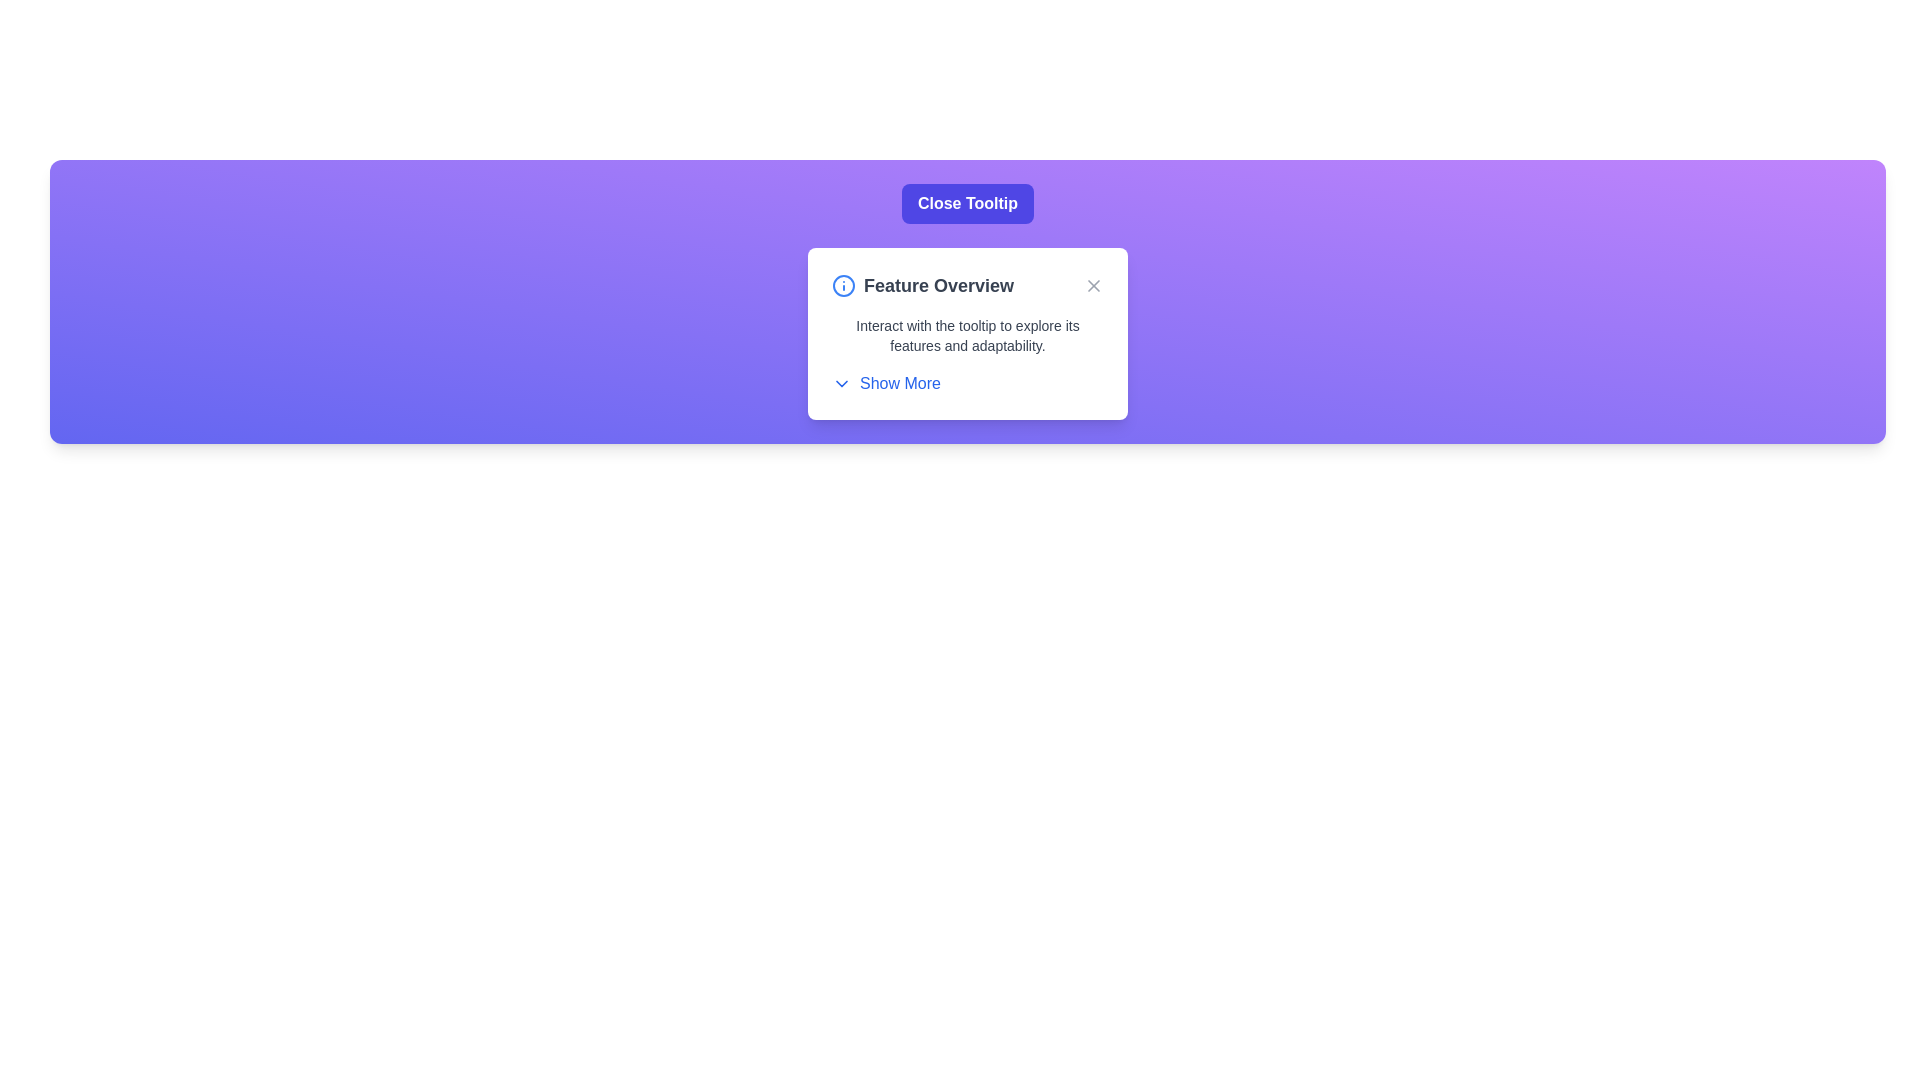  Describe the element at coordinates (1093, 285) in the screenshot. I see `the small cross (X) icon located in the top-right corner of the 'Feature Overview' card component` at that location.